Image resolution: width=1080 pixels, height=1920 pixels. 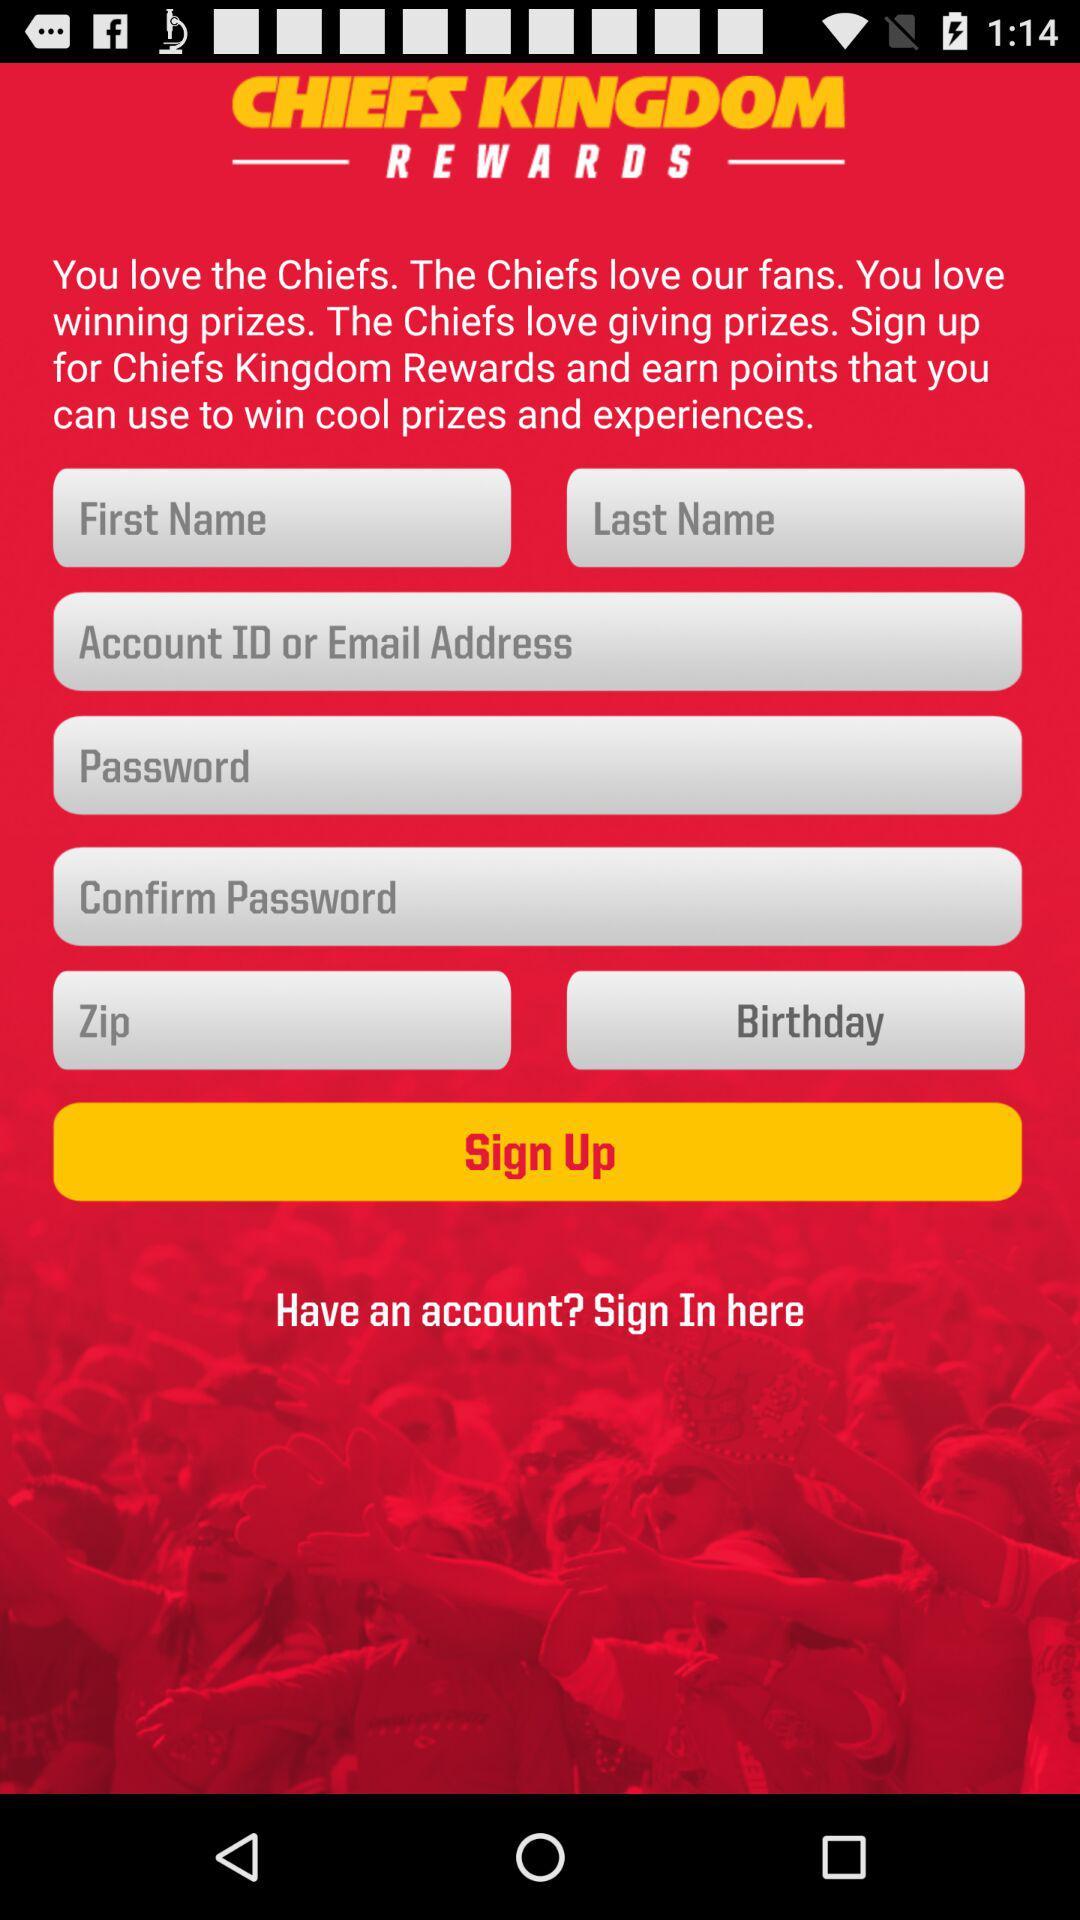 What do you see at coordinates (283, 518) in the screenshot?
I see `name field` at bounding box center [283, 518].